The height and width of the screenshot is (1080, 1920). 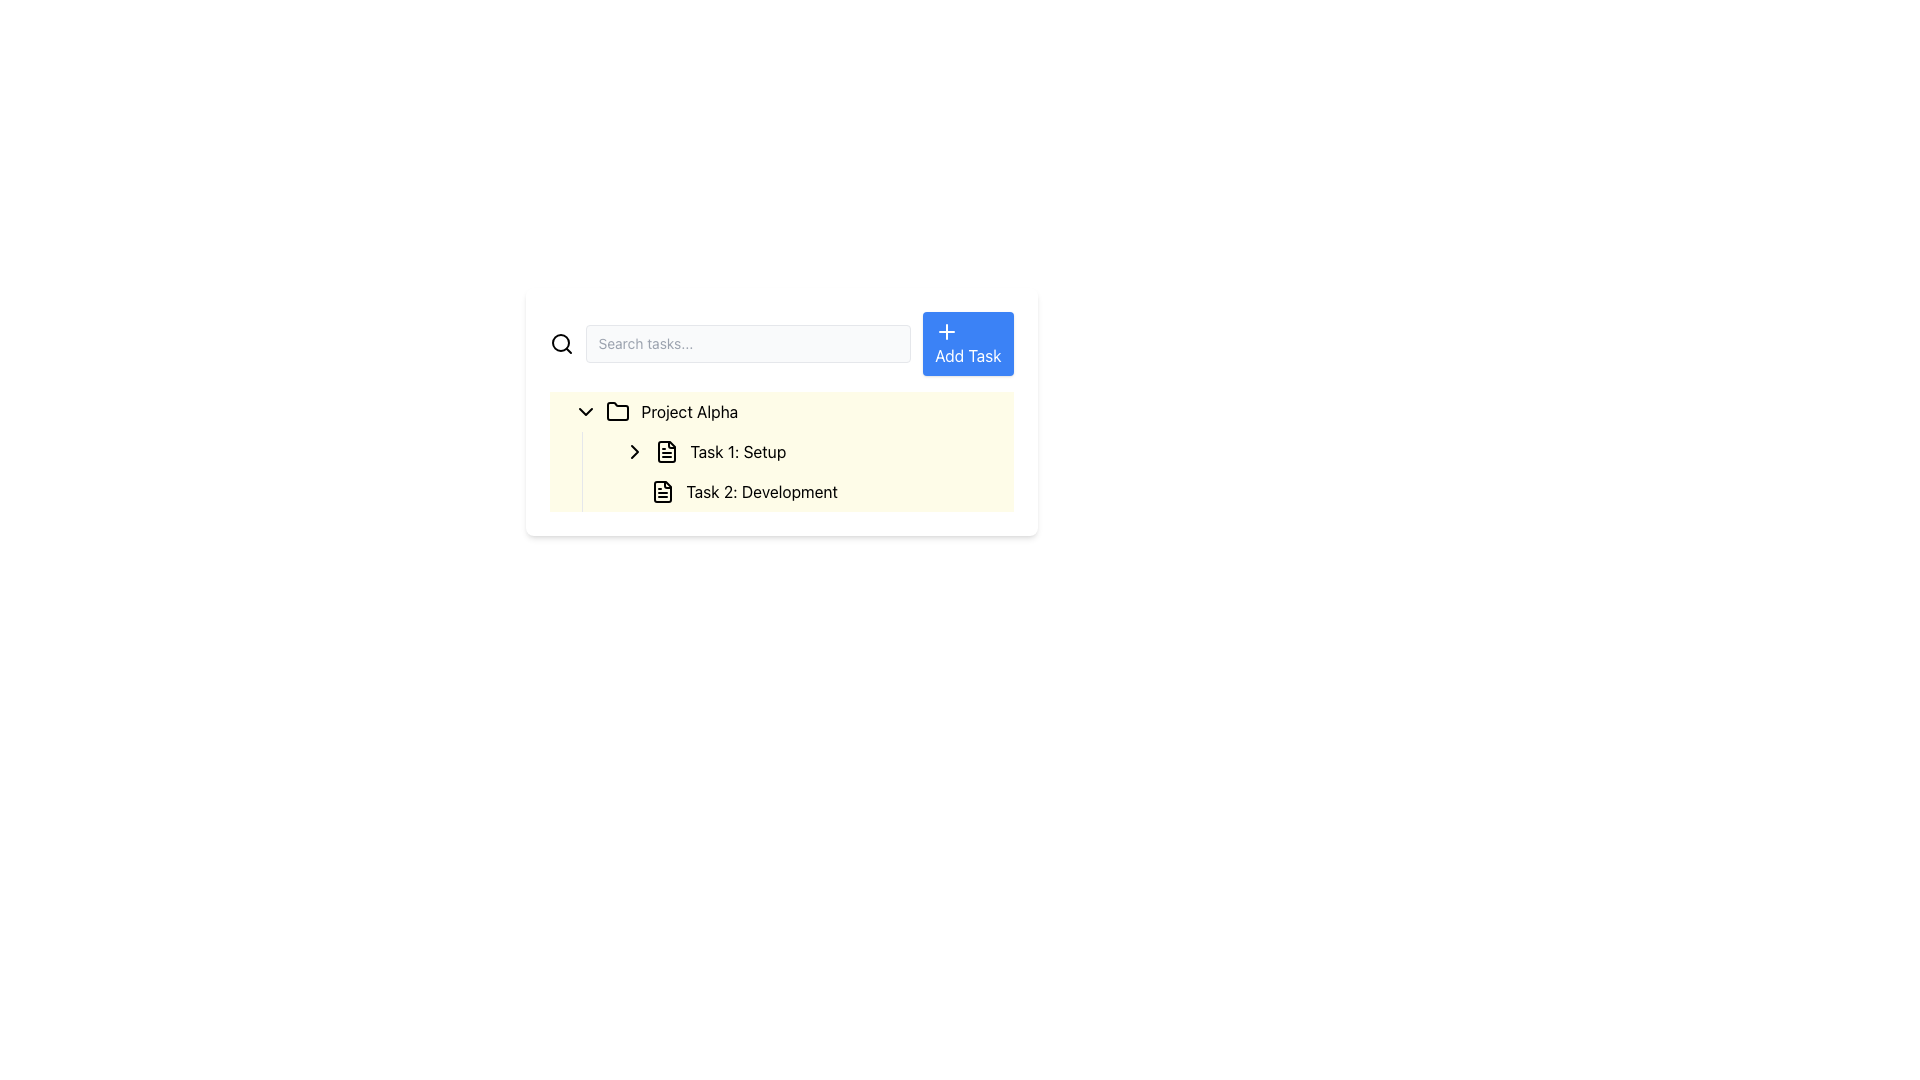 What do you see at coordinates (666, 451) in the screenshot?
I see `the minimalist black outline document icon located to the left of the text 'Task 1: Setup' under the 'Project Alpha' folder` at bounding box center [666, 451].